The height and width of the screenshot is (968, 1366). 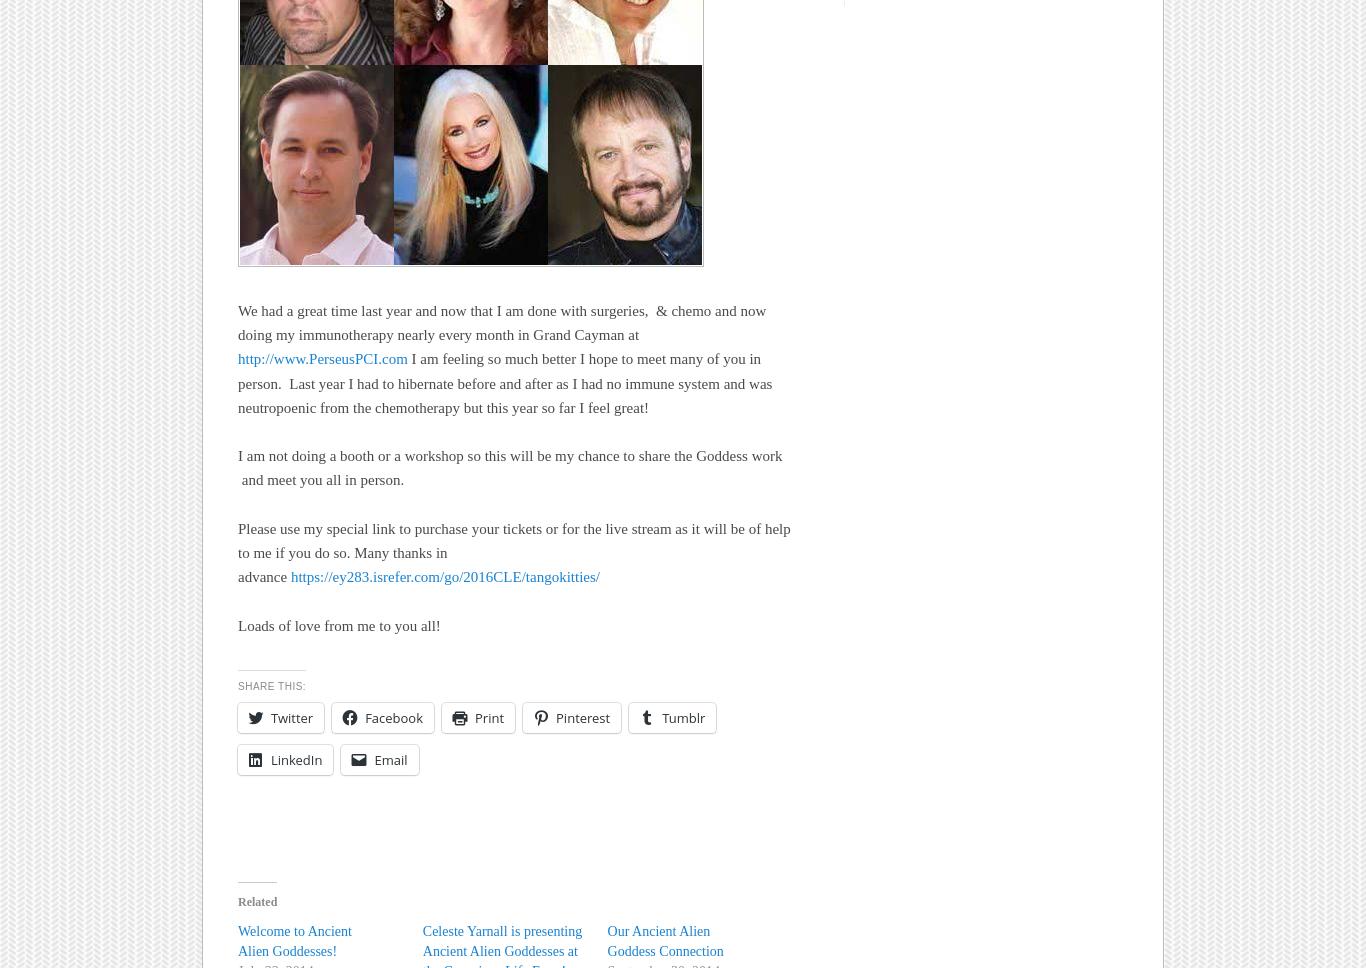 I want to click on 'Share this:', so click(x=271, y=685).